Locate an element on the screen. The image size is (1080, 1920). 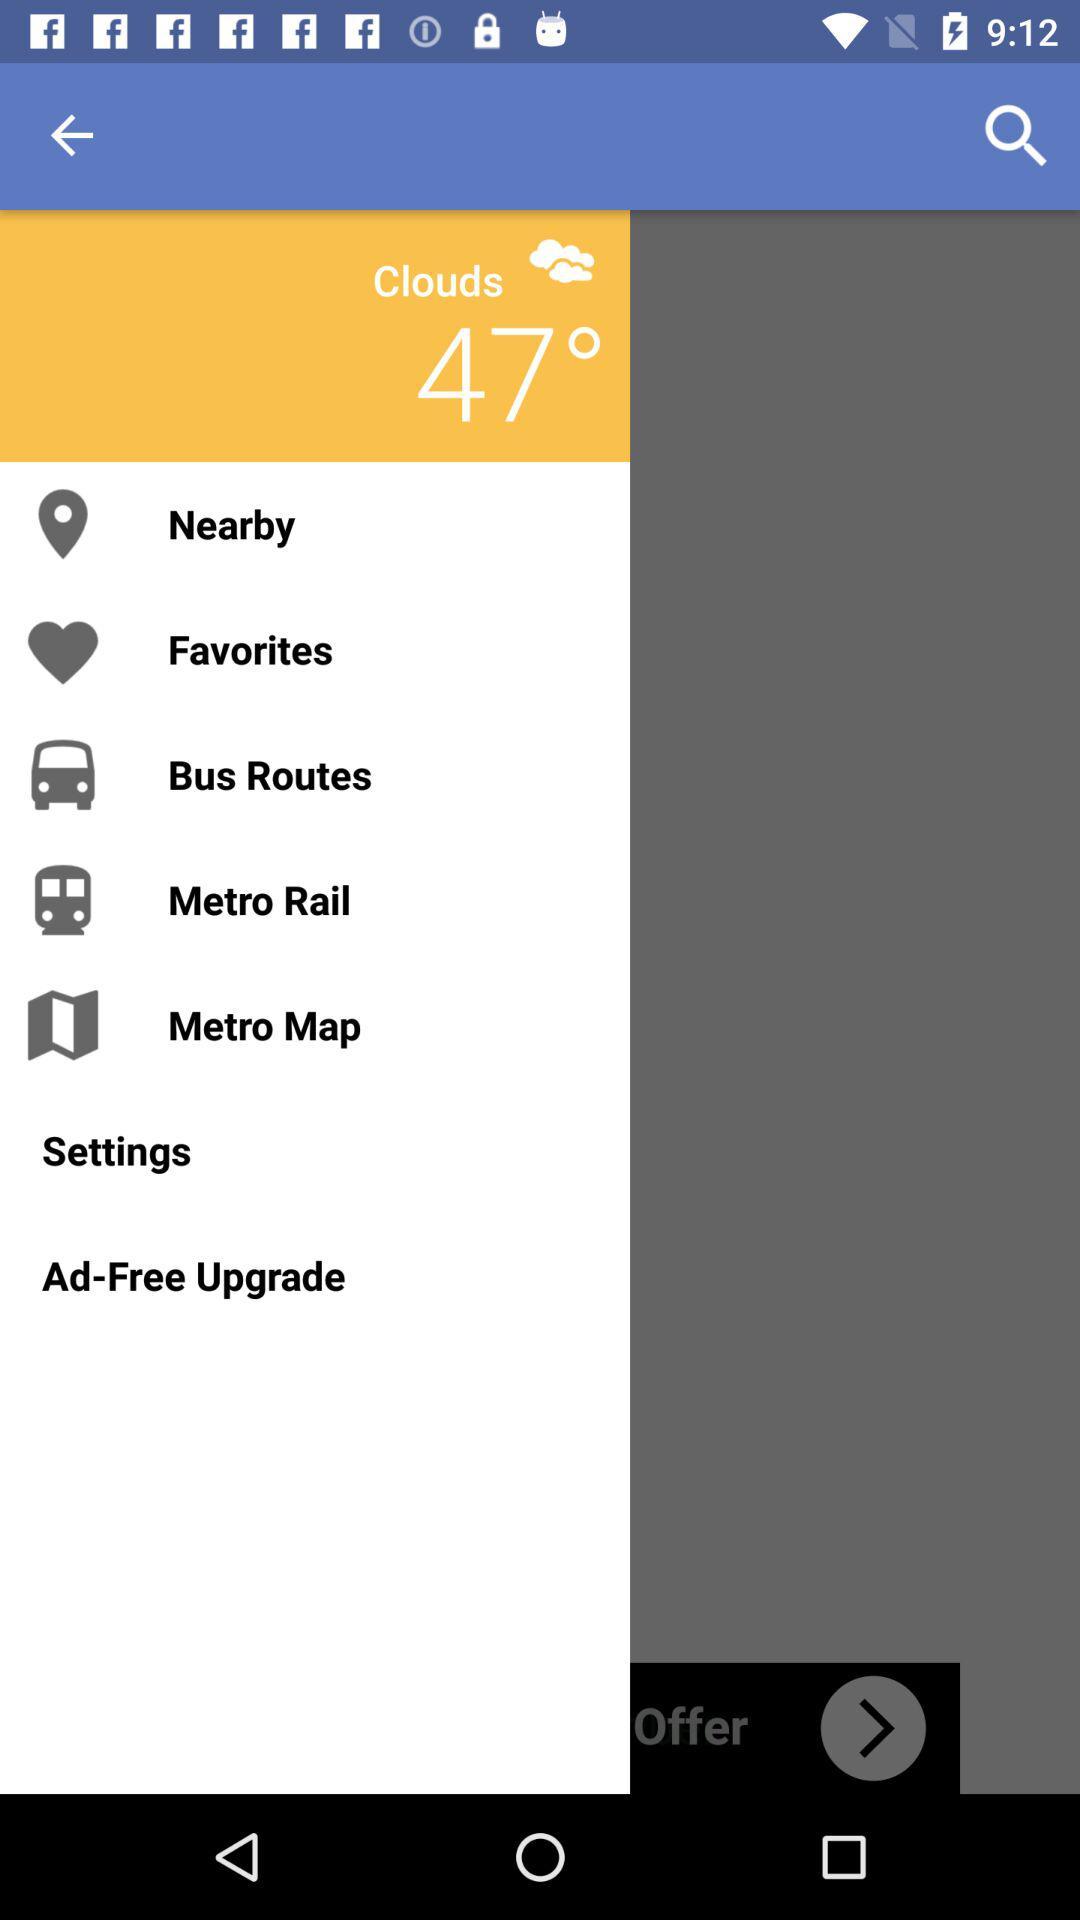
the favorites icon is located at coordinates (378, 649).